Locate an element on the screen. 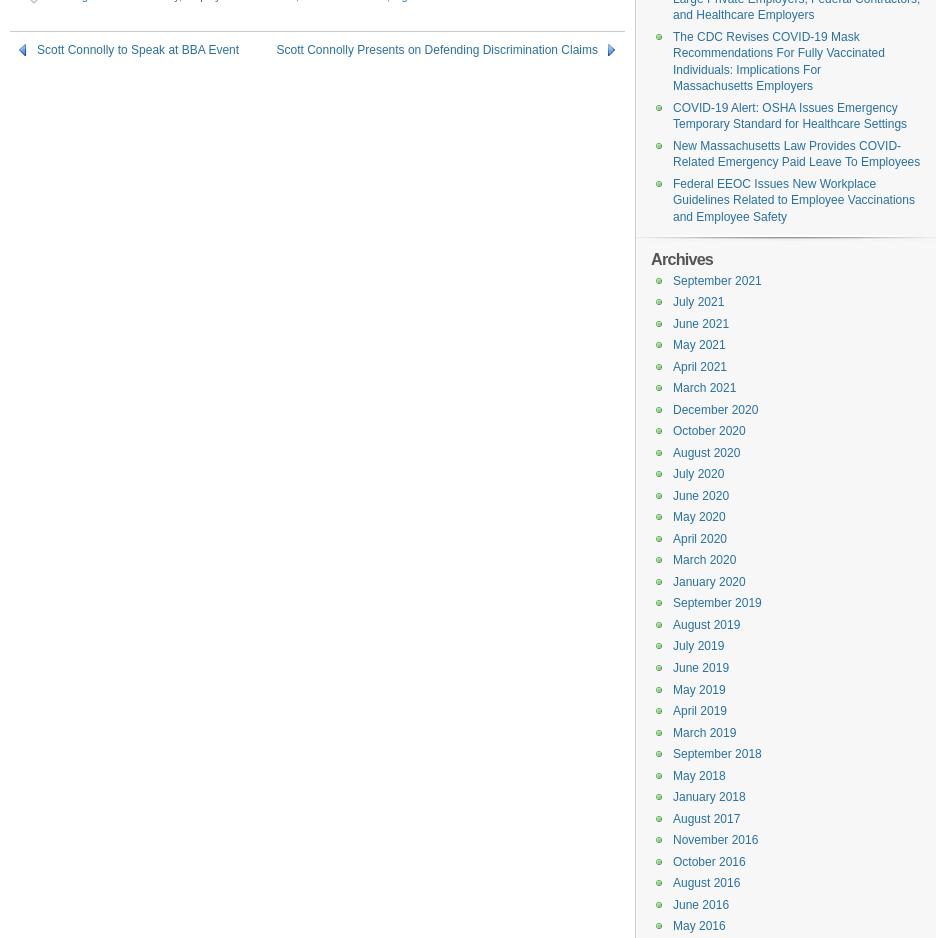 Image resolution: width=936 pixels, height=938 pixels. 'August 2016' is located at coordinates (705, 883).